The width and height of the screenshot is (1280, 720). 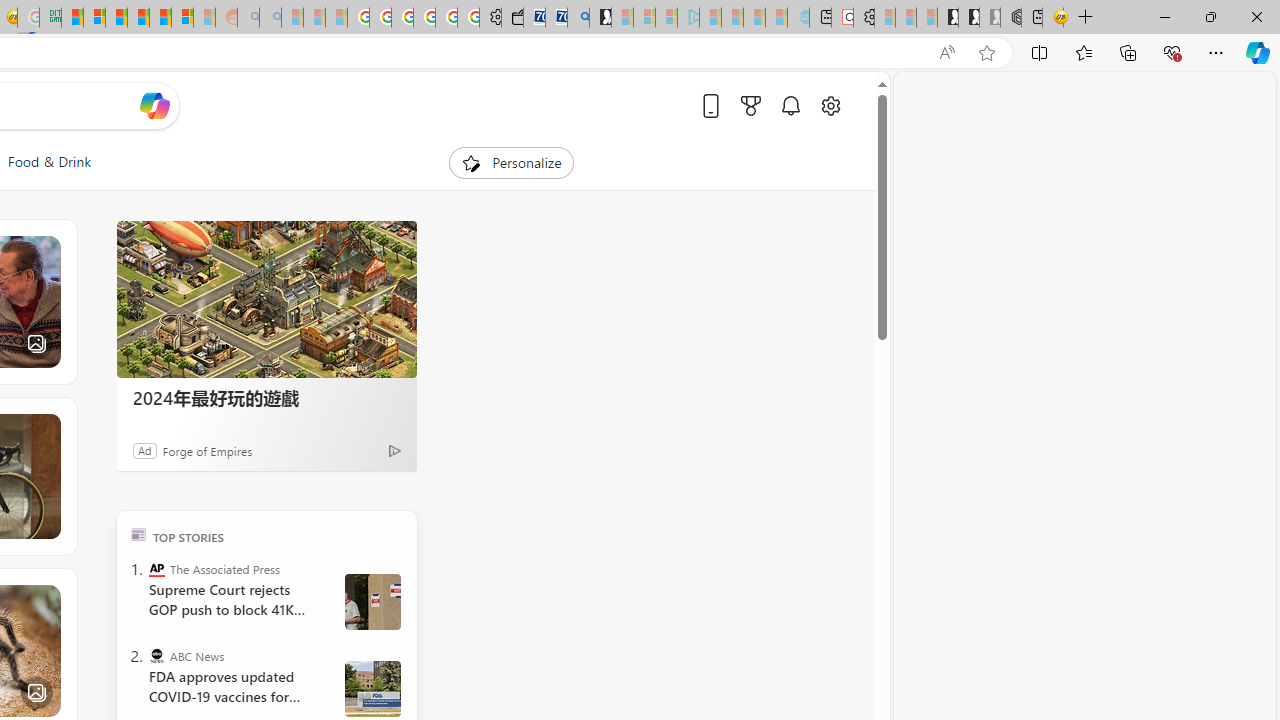 I want to click on 'ABC News', so click(x=155, y=655).